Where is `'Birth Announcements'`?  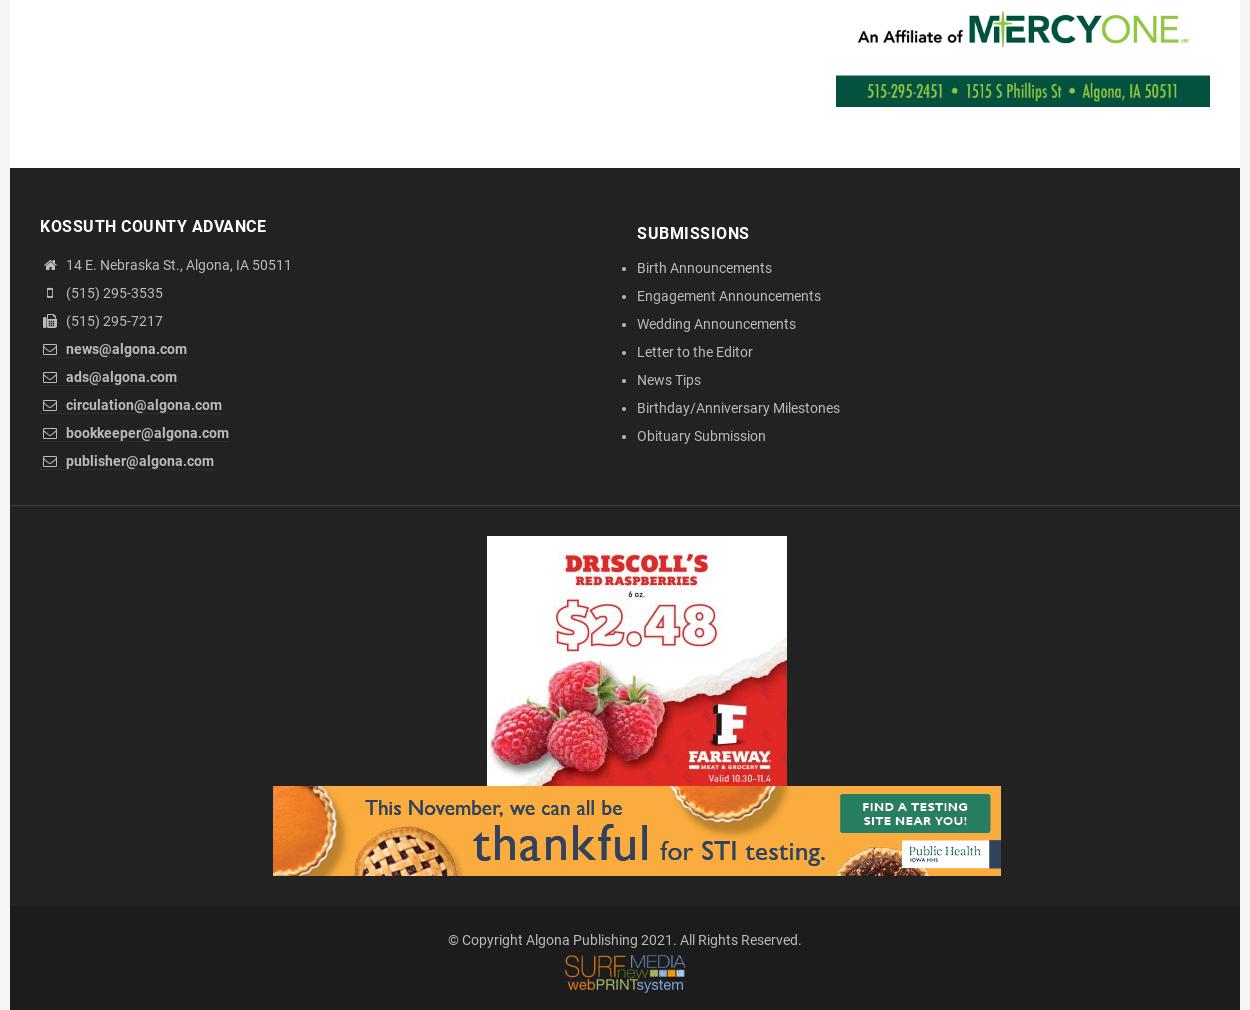
'Birth Announcements' is located at coordinates (637, 267).